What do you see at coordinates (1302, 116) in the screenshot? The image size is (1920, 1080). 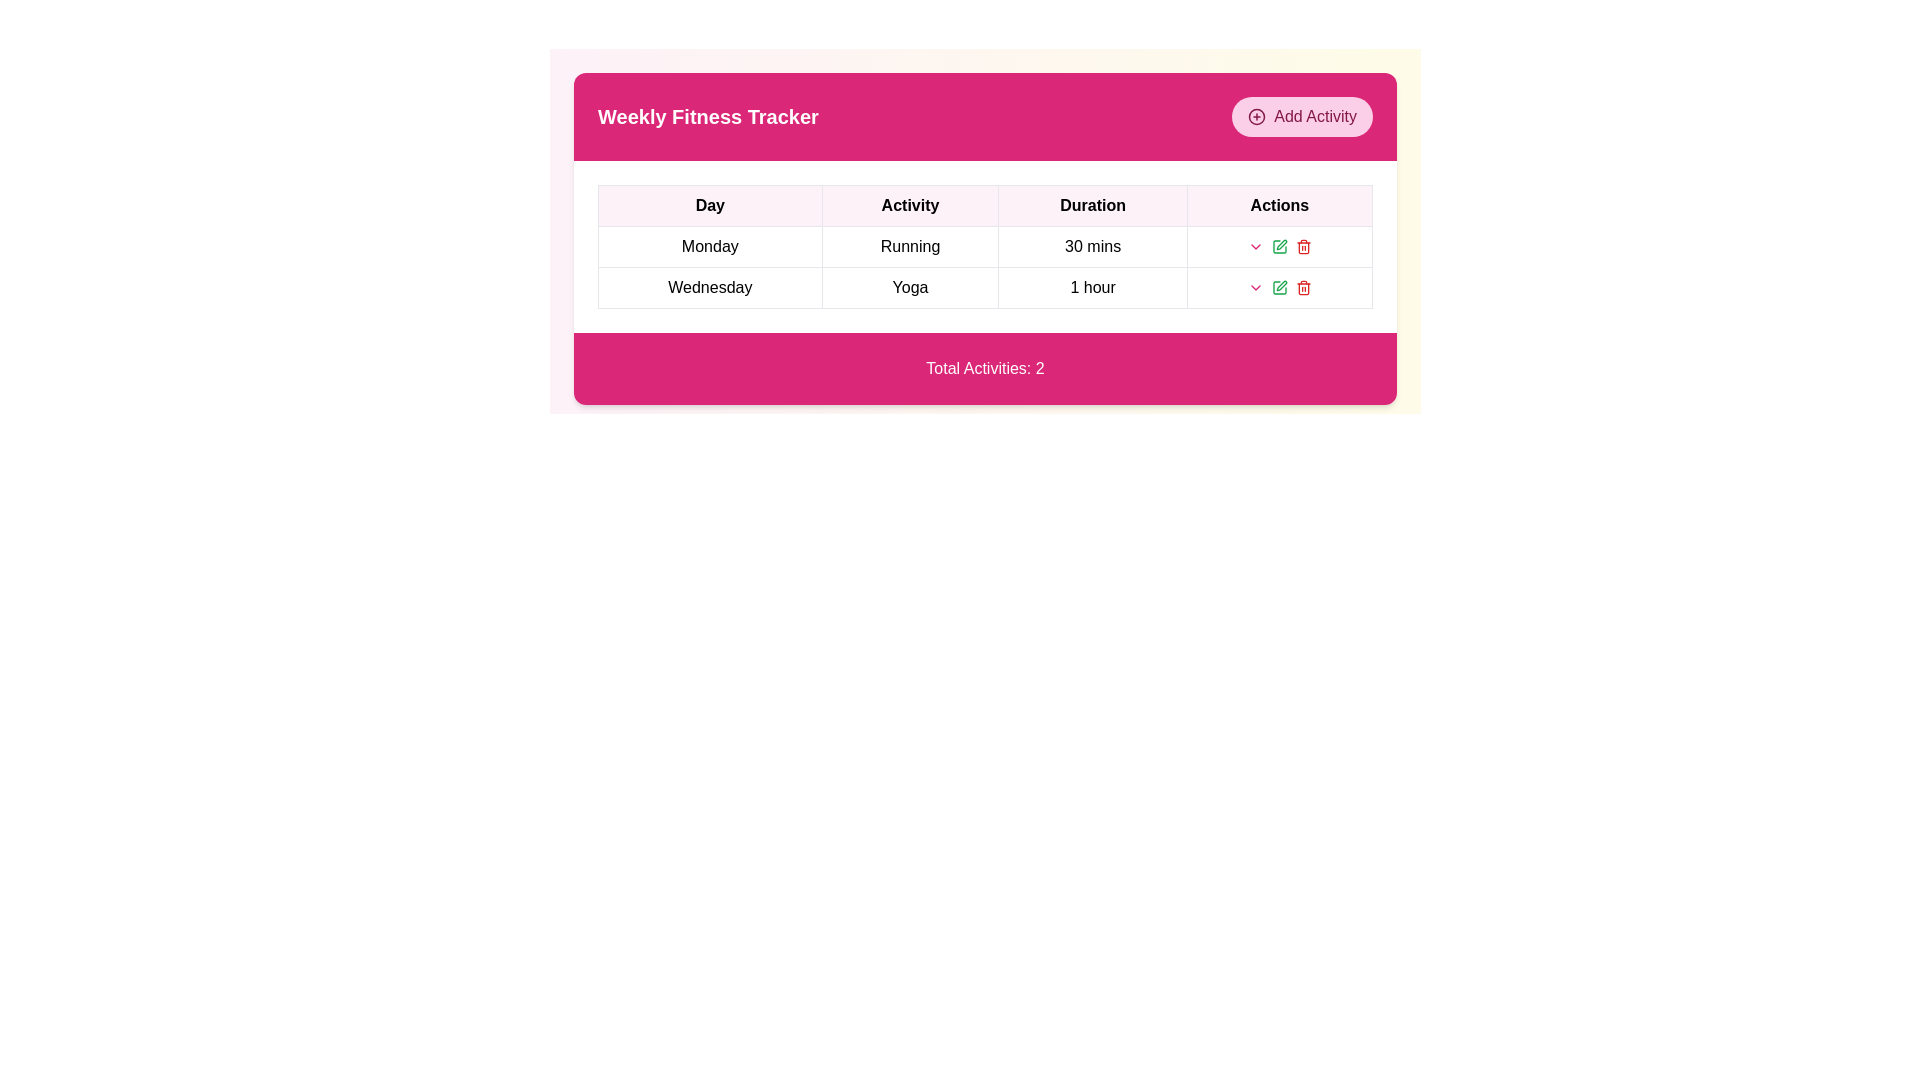 I see `the rounded pink button labeled 'Add Activity' located in the top-right corner of the header section` at bounding box center [1302, 116].